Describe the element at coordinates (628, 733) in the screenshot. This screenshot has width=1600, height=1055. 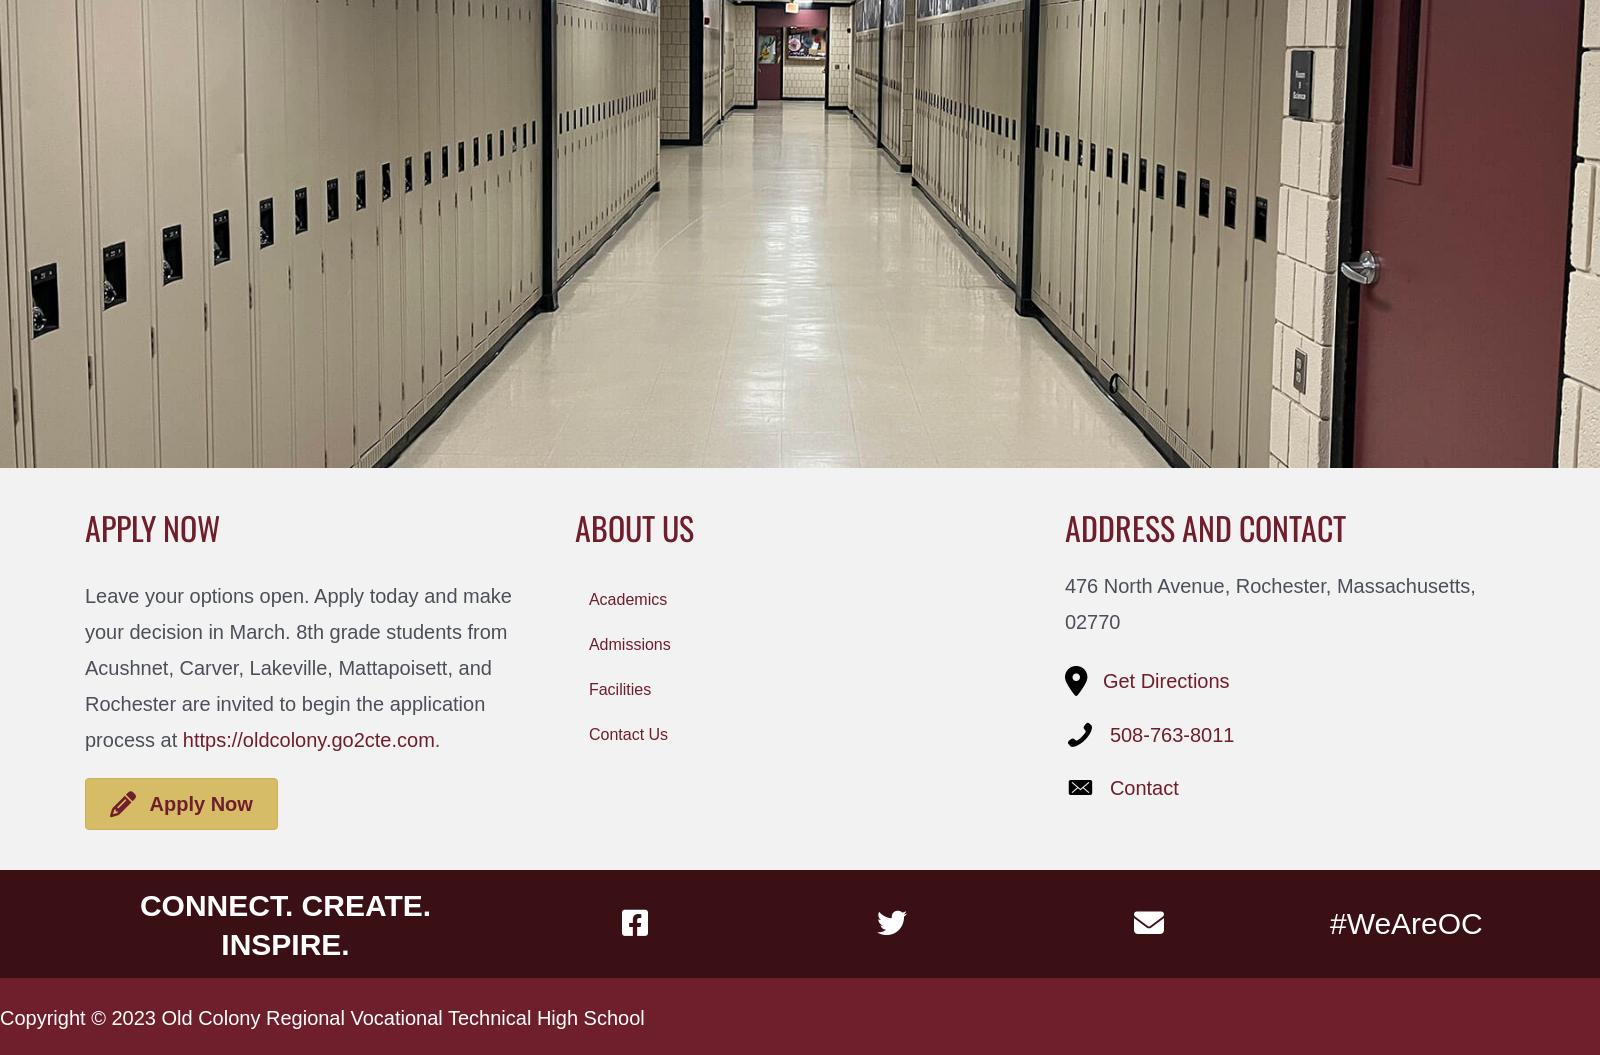
I see `'Contact Us'` at that location.